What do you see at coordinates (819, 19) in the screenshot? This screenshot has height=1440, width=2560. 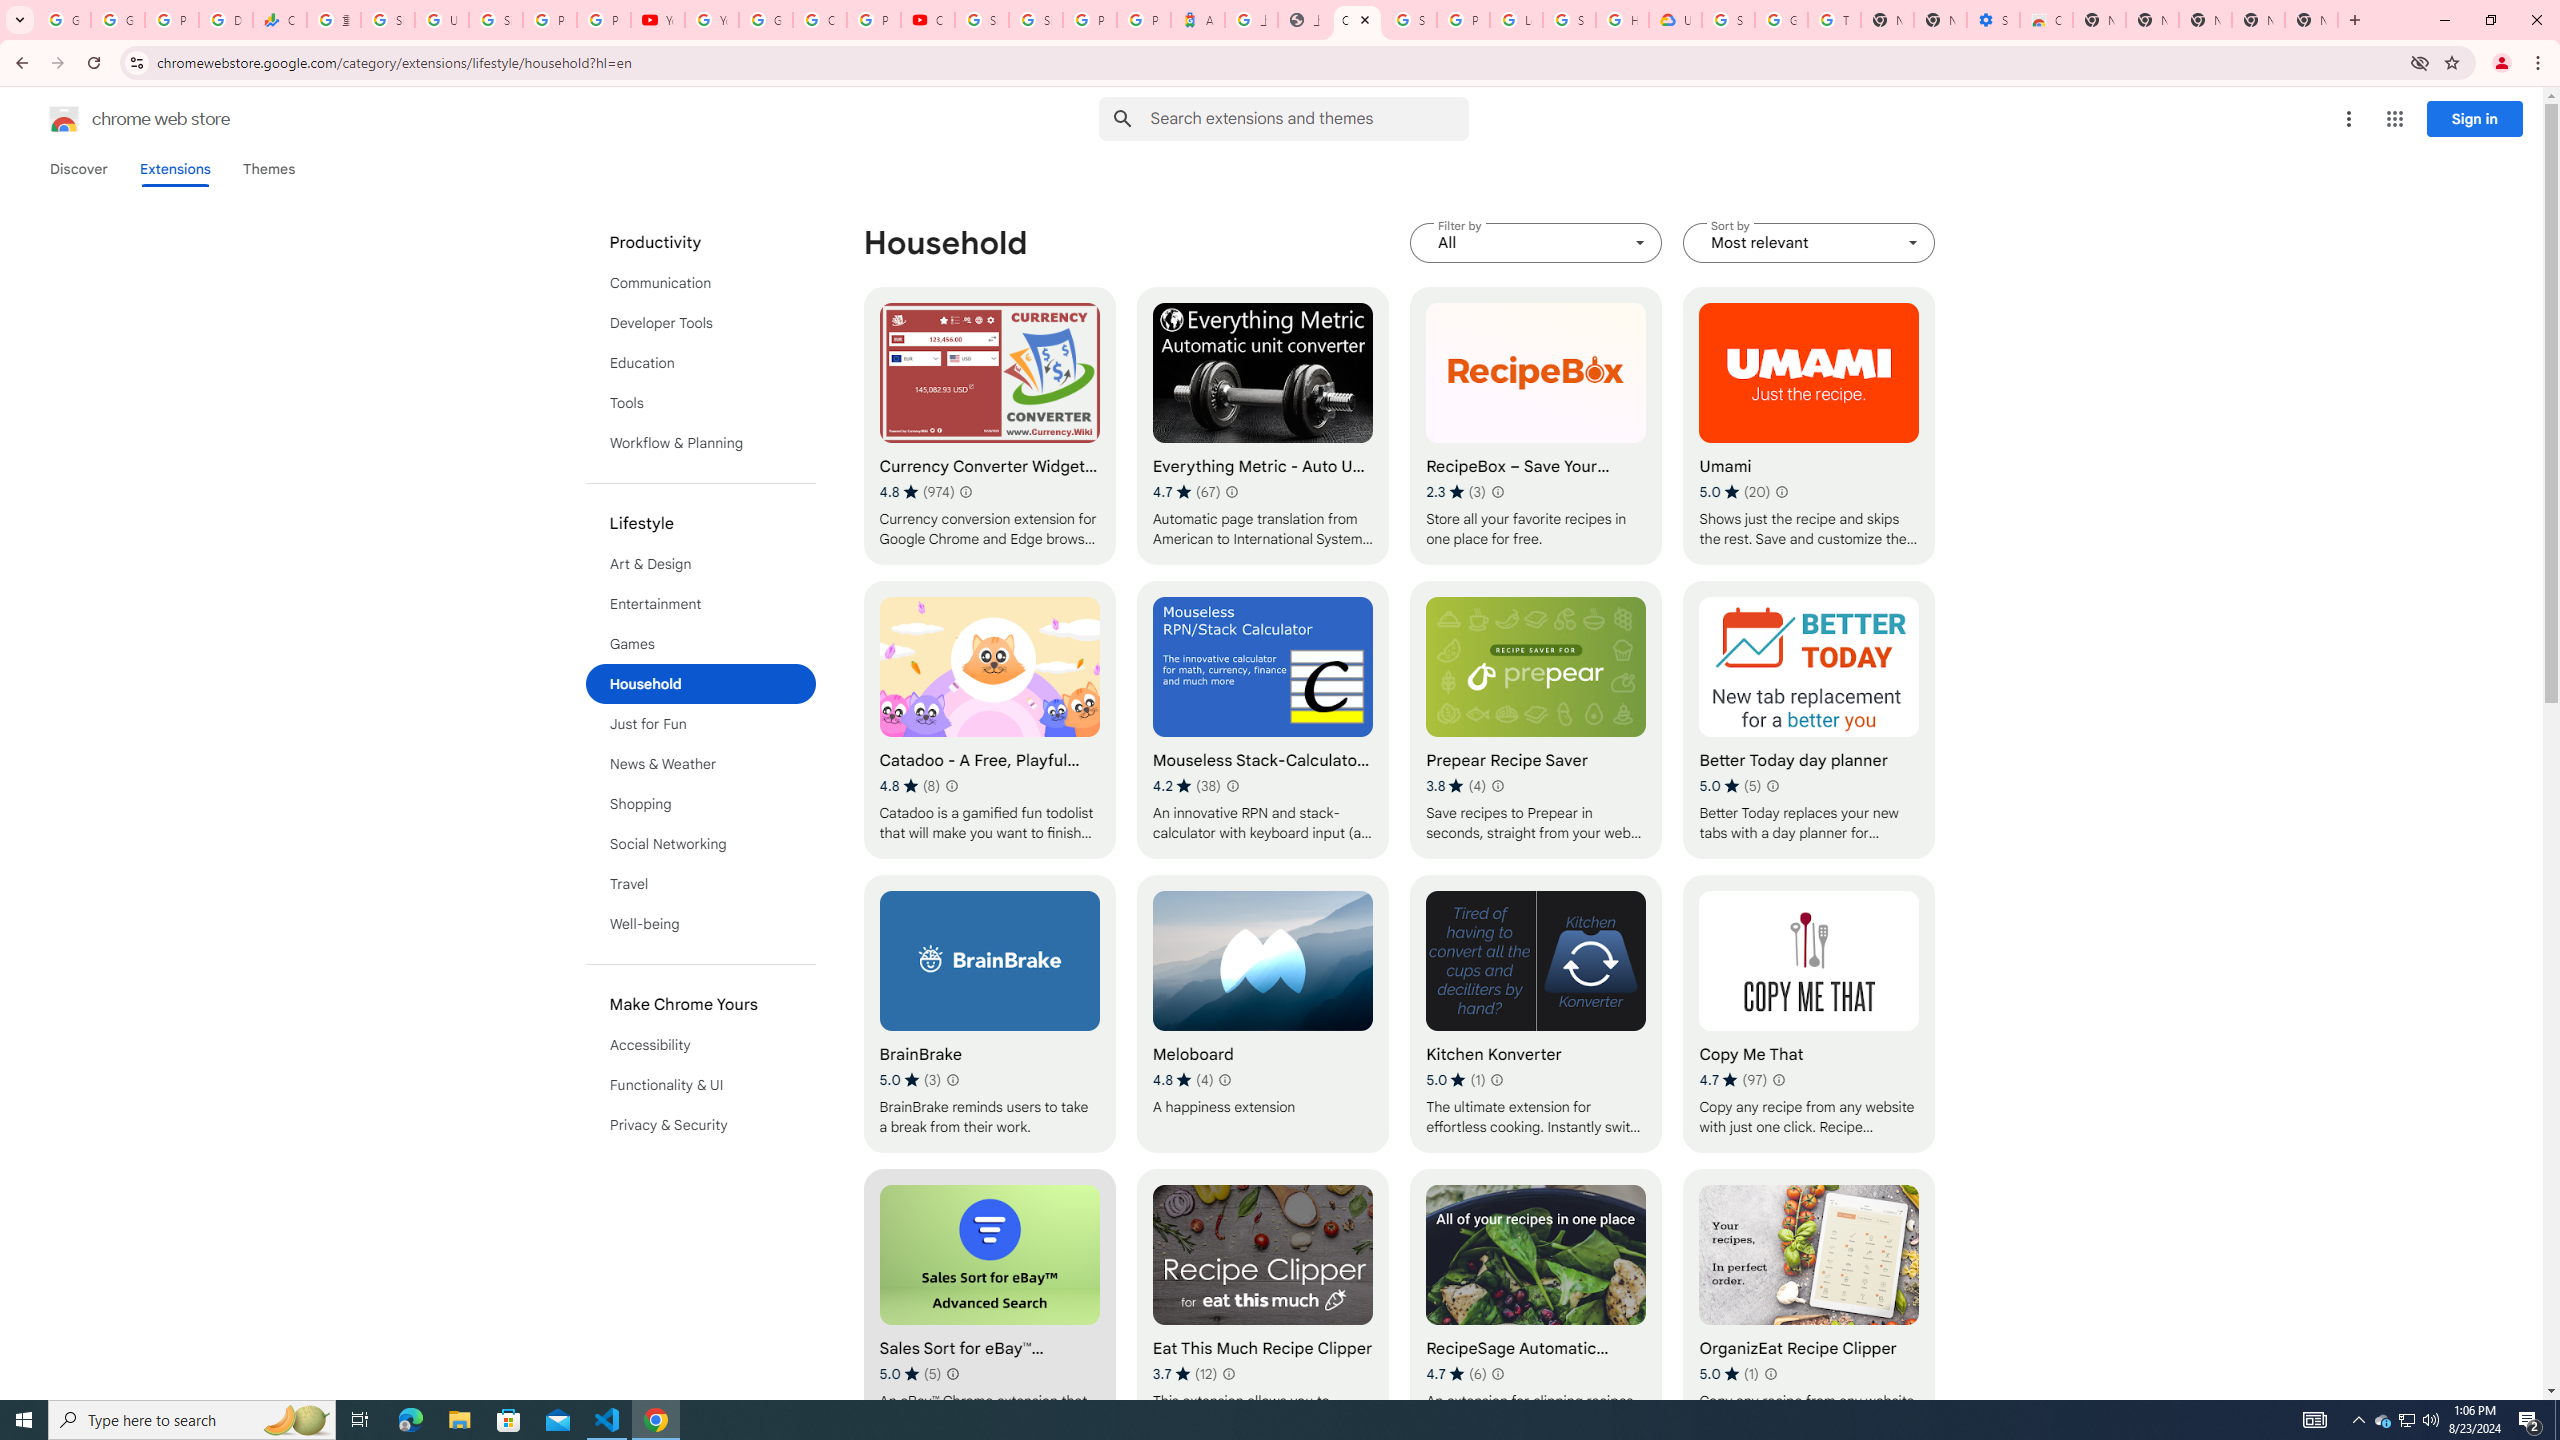 I see `'Create your Google Account'` at bounding box center [819, 19].